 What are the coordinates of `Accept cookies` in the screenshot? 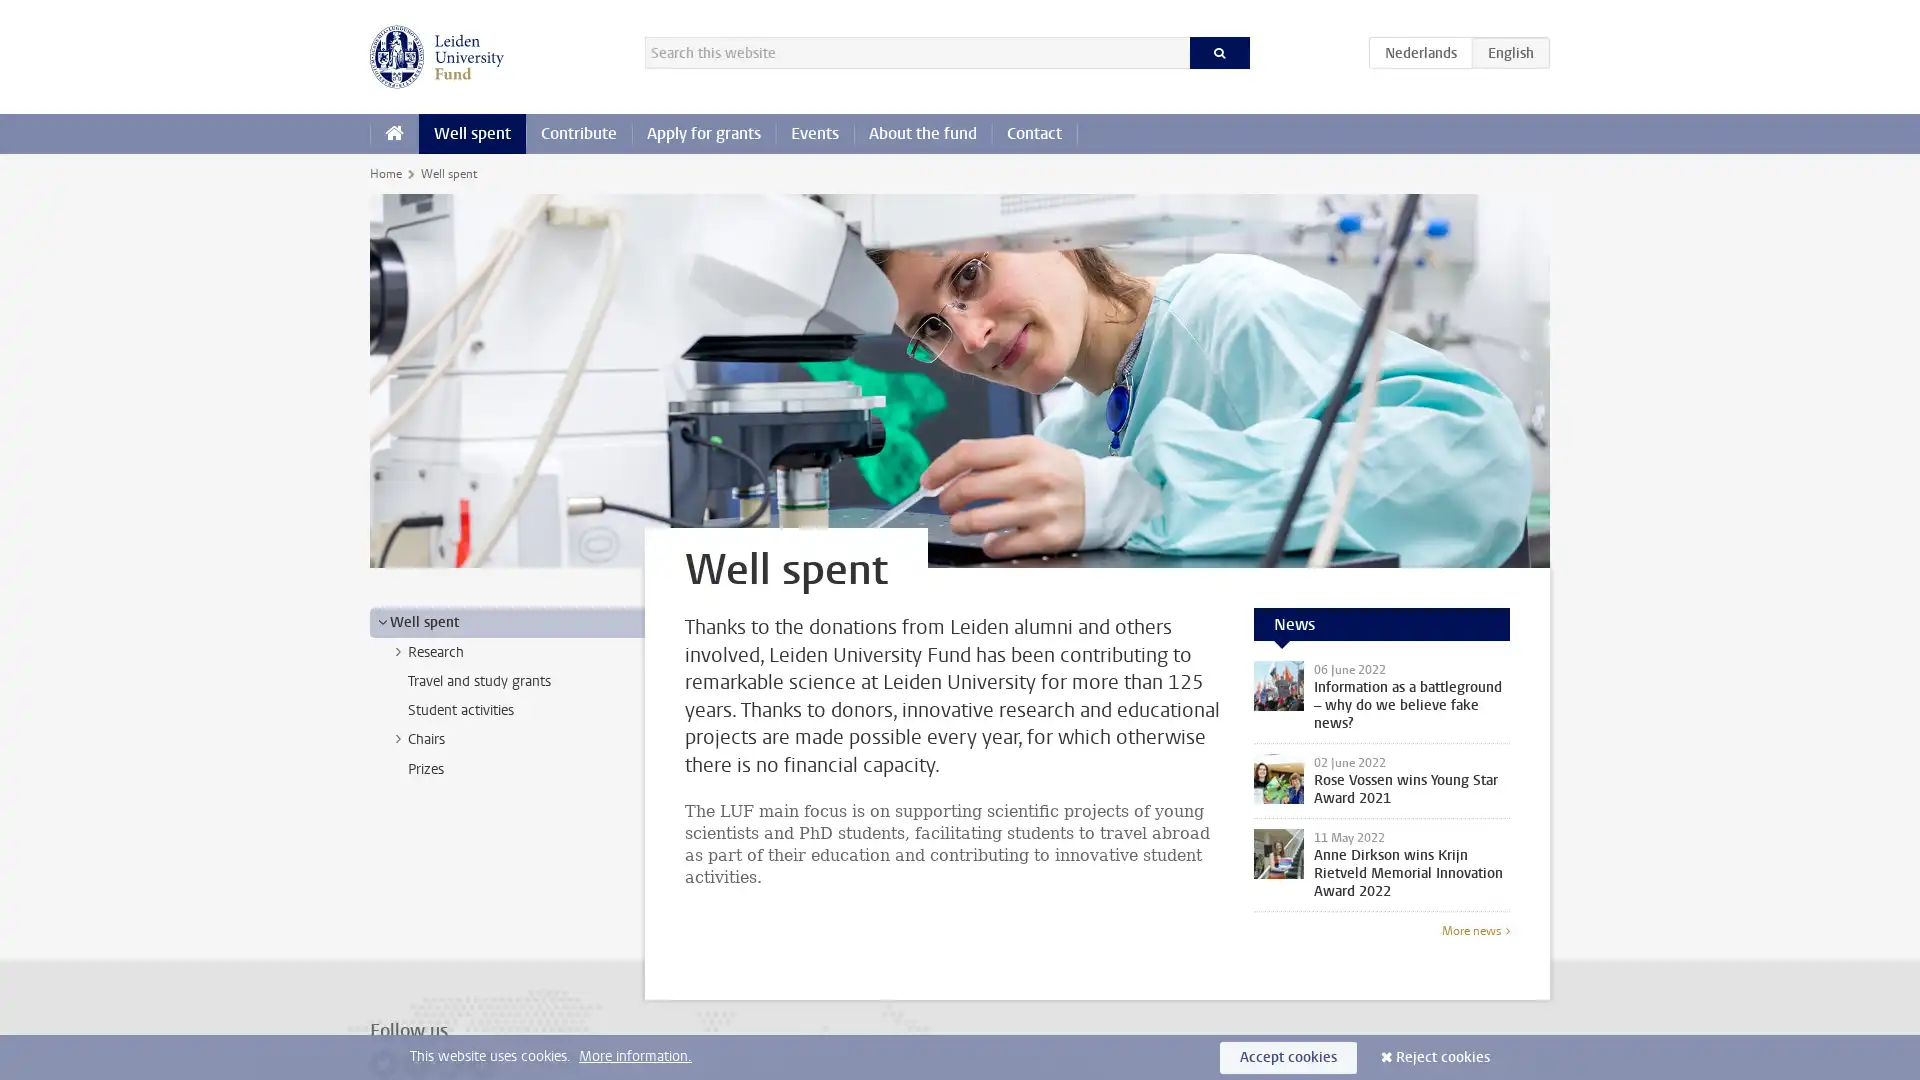 It's located at (1288, 1056).